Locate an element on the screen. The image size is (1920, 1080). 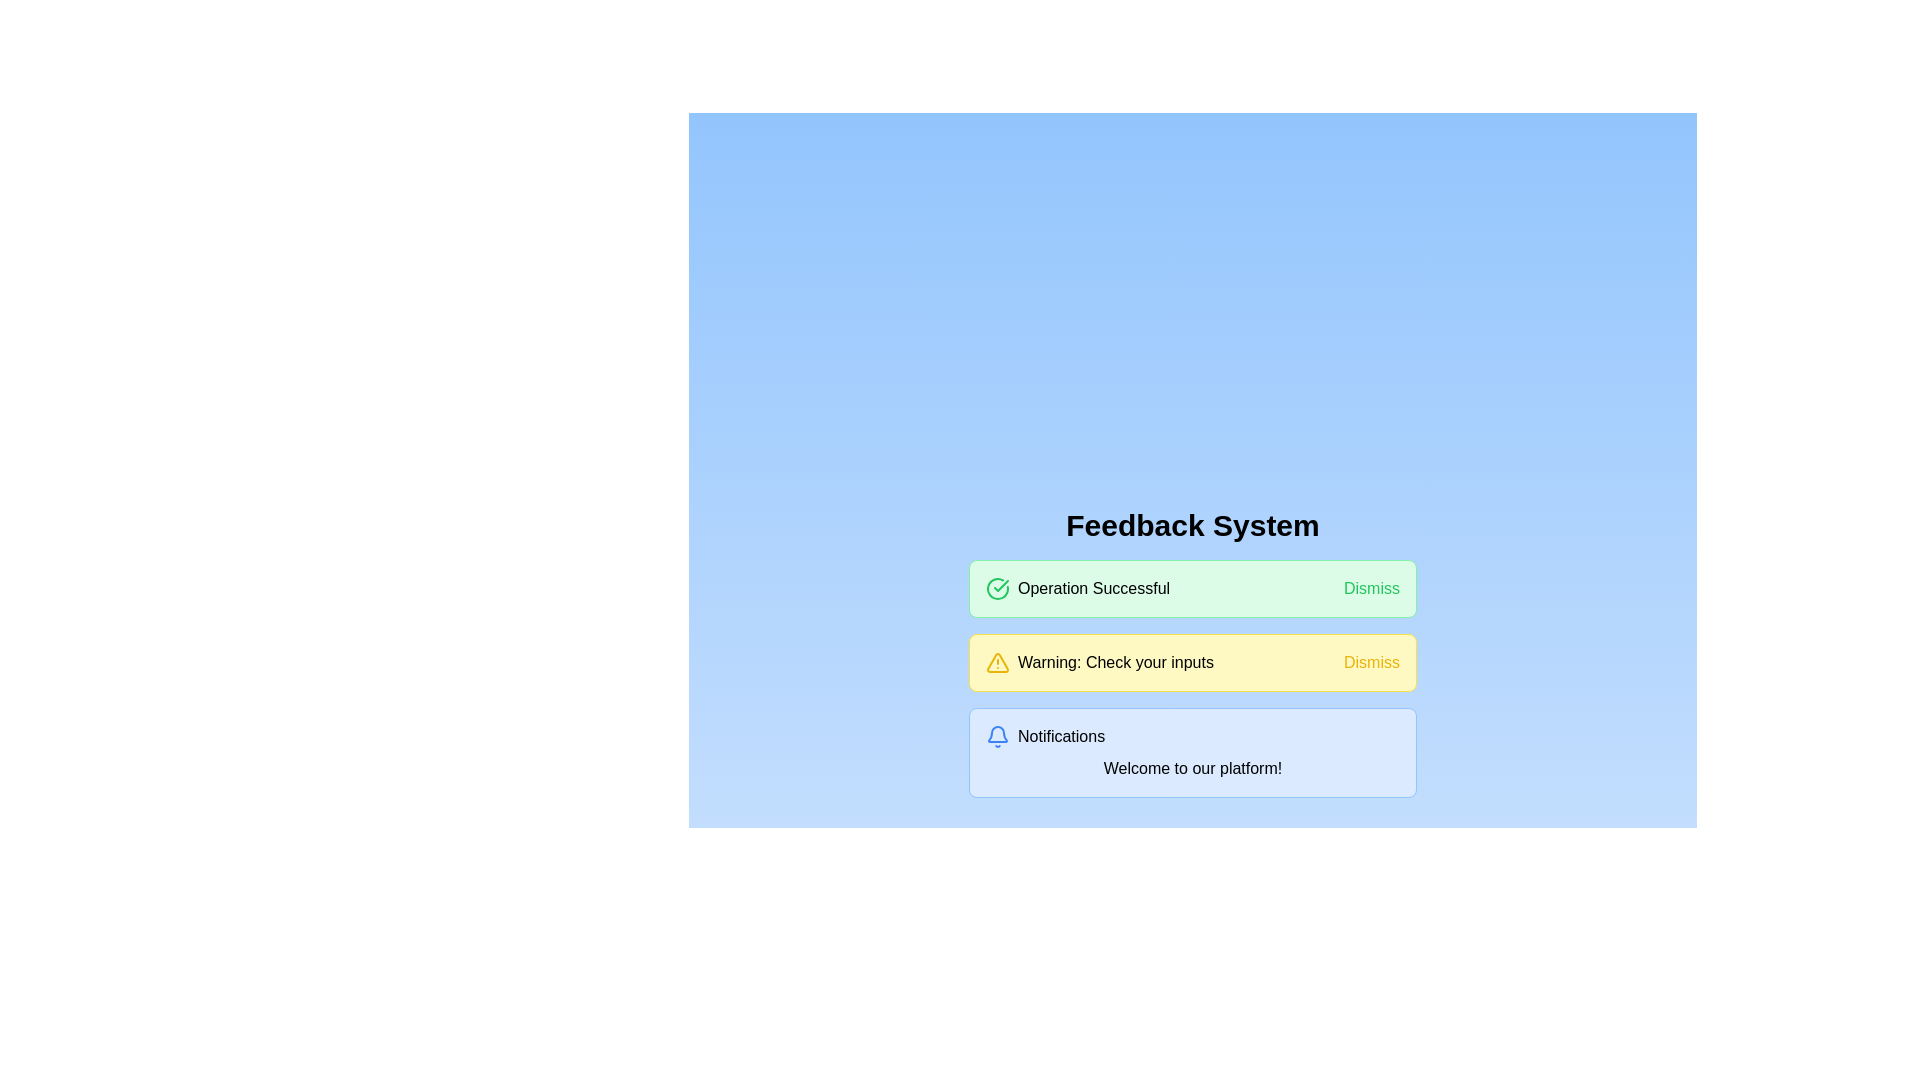
the circular icon representing a check mark within a green circle, which is part of the 'Operation Successful' notification in the user interface is located at coordinates (998, 588).